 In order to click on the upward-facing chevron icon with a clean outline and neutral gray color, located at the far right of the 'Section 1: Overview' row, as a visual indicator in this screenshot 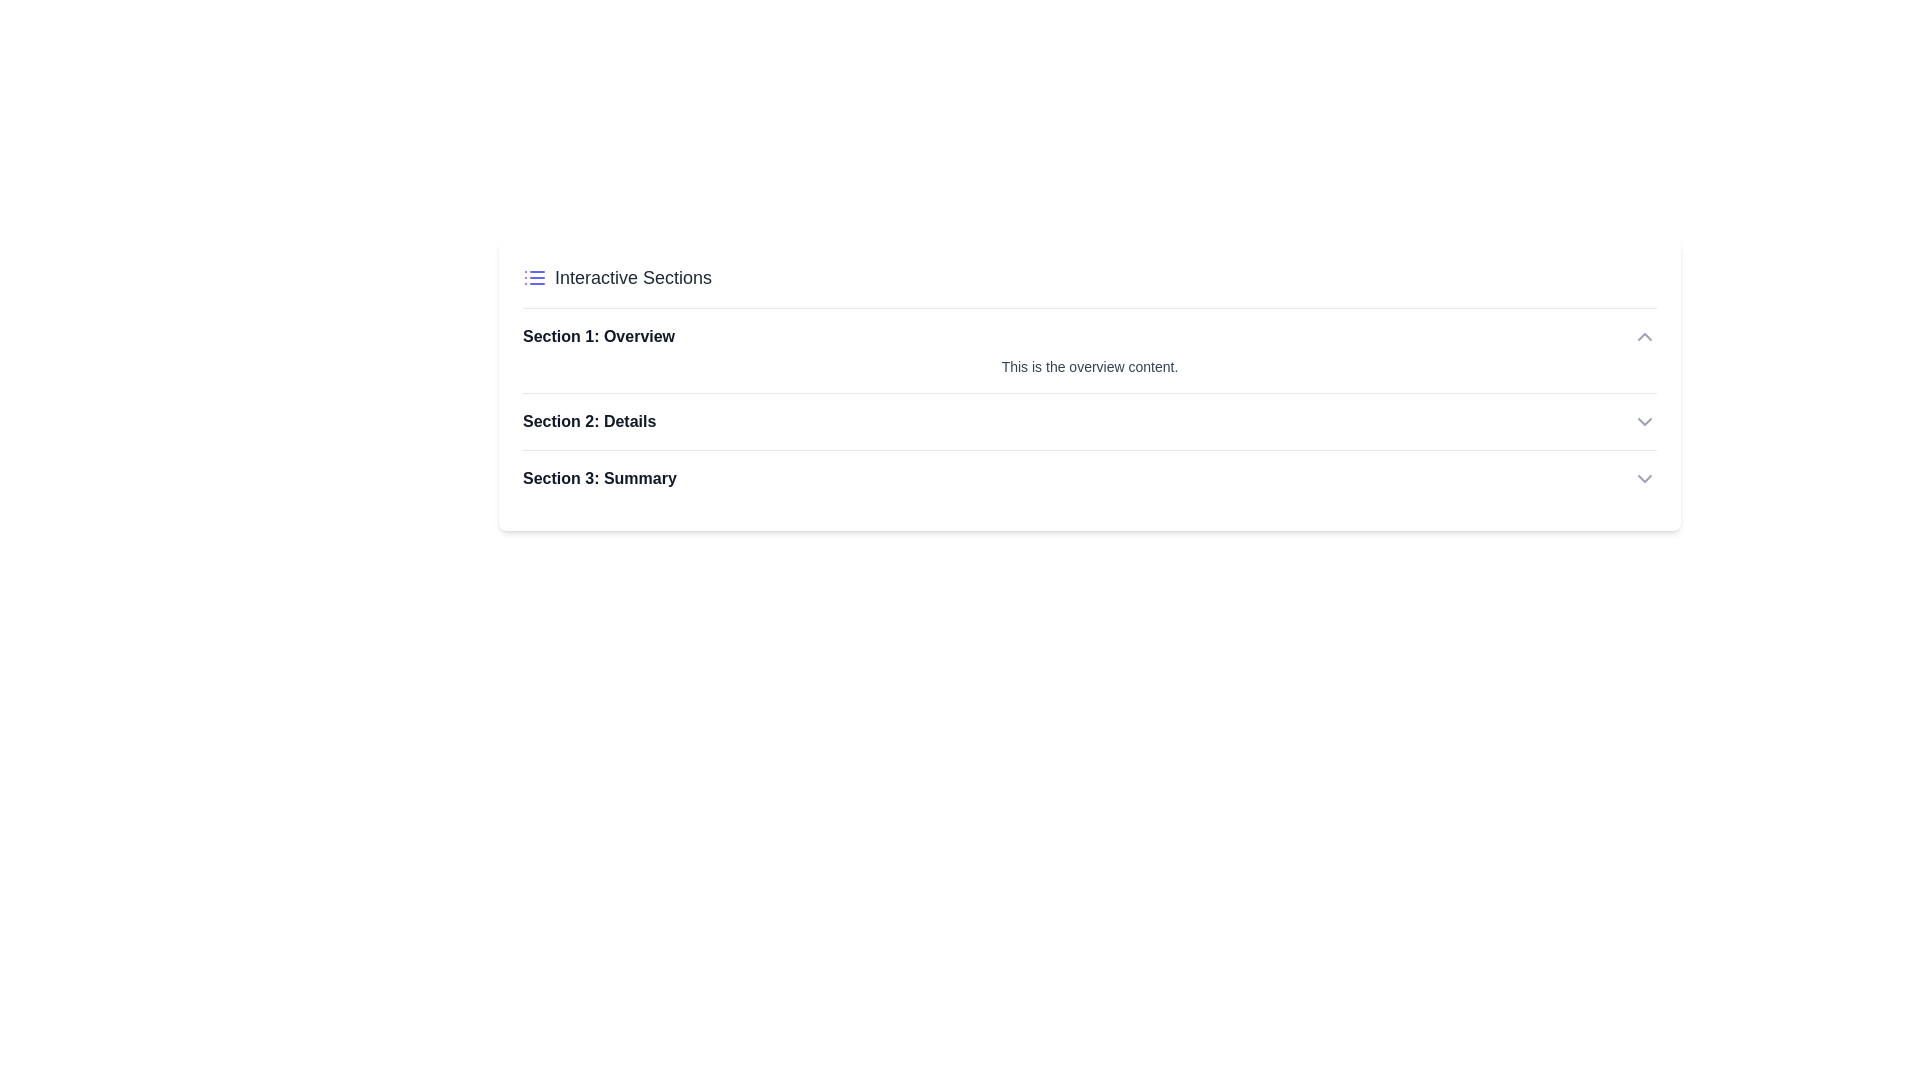, I will do `click(1645, 335)`.